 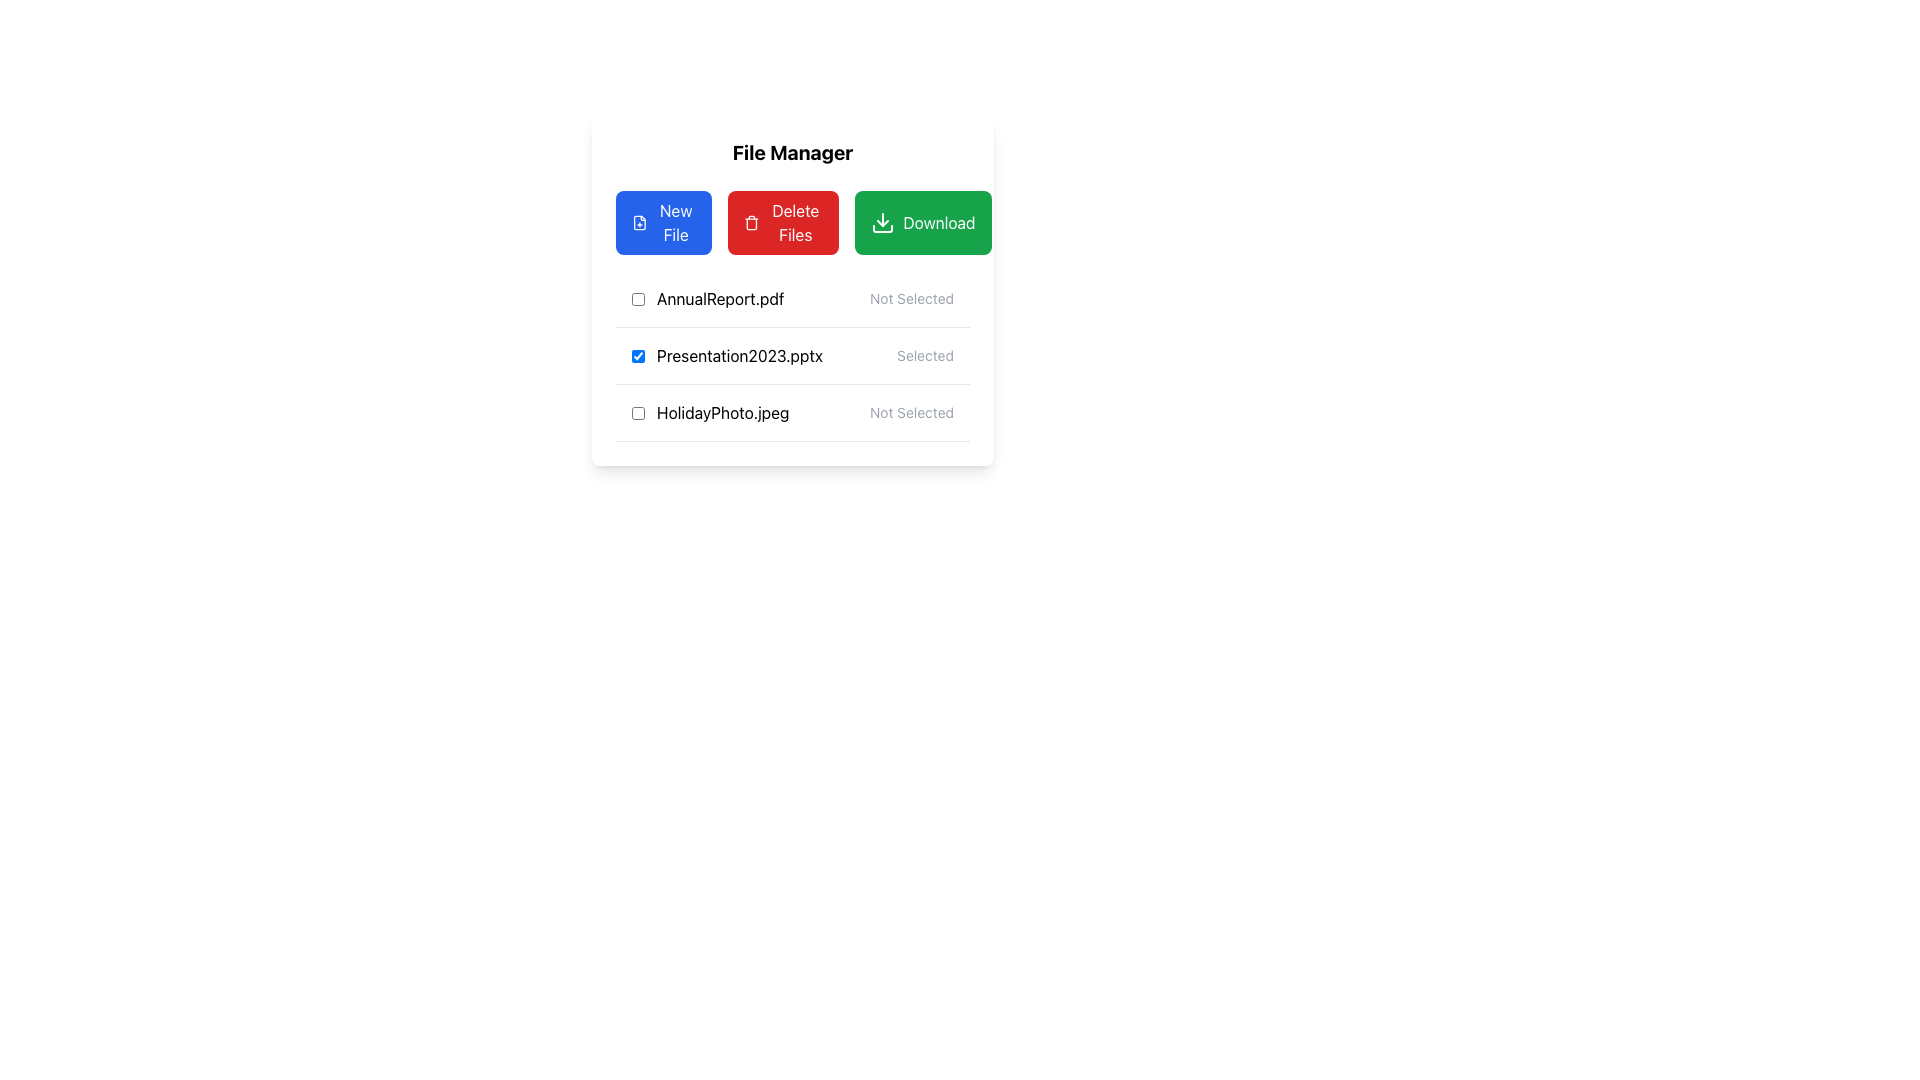 What do you see at coordinates (791, 354) in the screenshot?
I see `the checkbox of the second row file entry 'Presentation2023.pptx' in the File Manager` at bounding box center [791, 354].